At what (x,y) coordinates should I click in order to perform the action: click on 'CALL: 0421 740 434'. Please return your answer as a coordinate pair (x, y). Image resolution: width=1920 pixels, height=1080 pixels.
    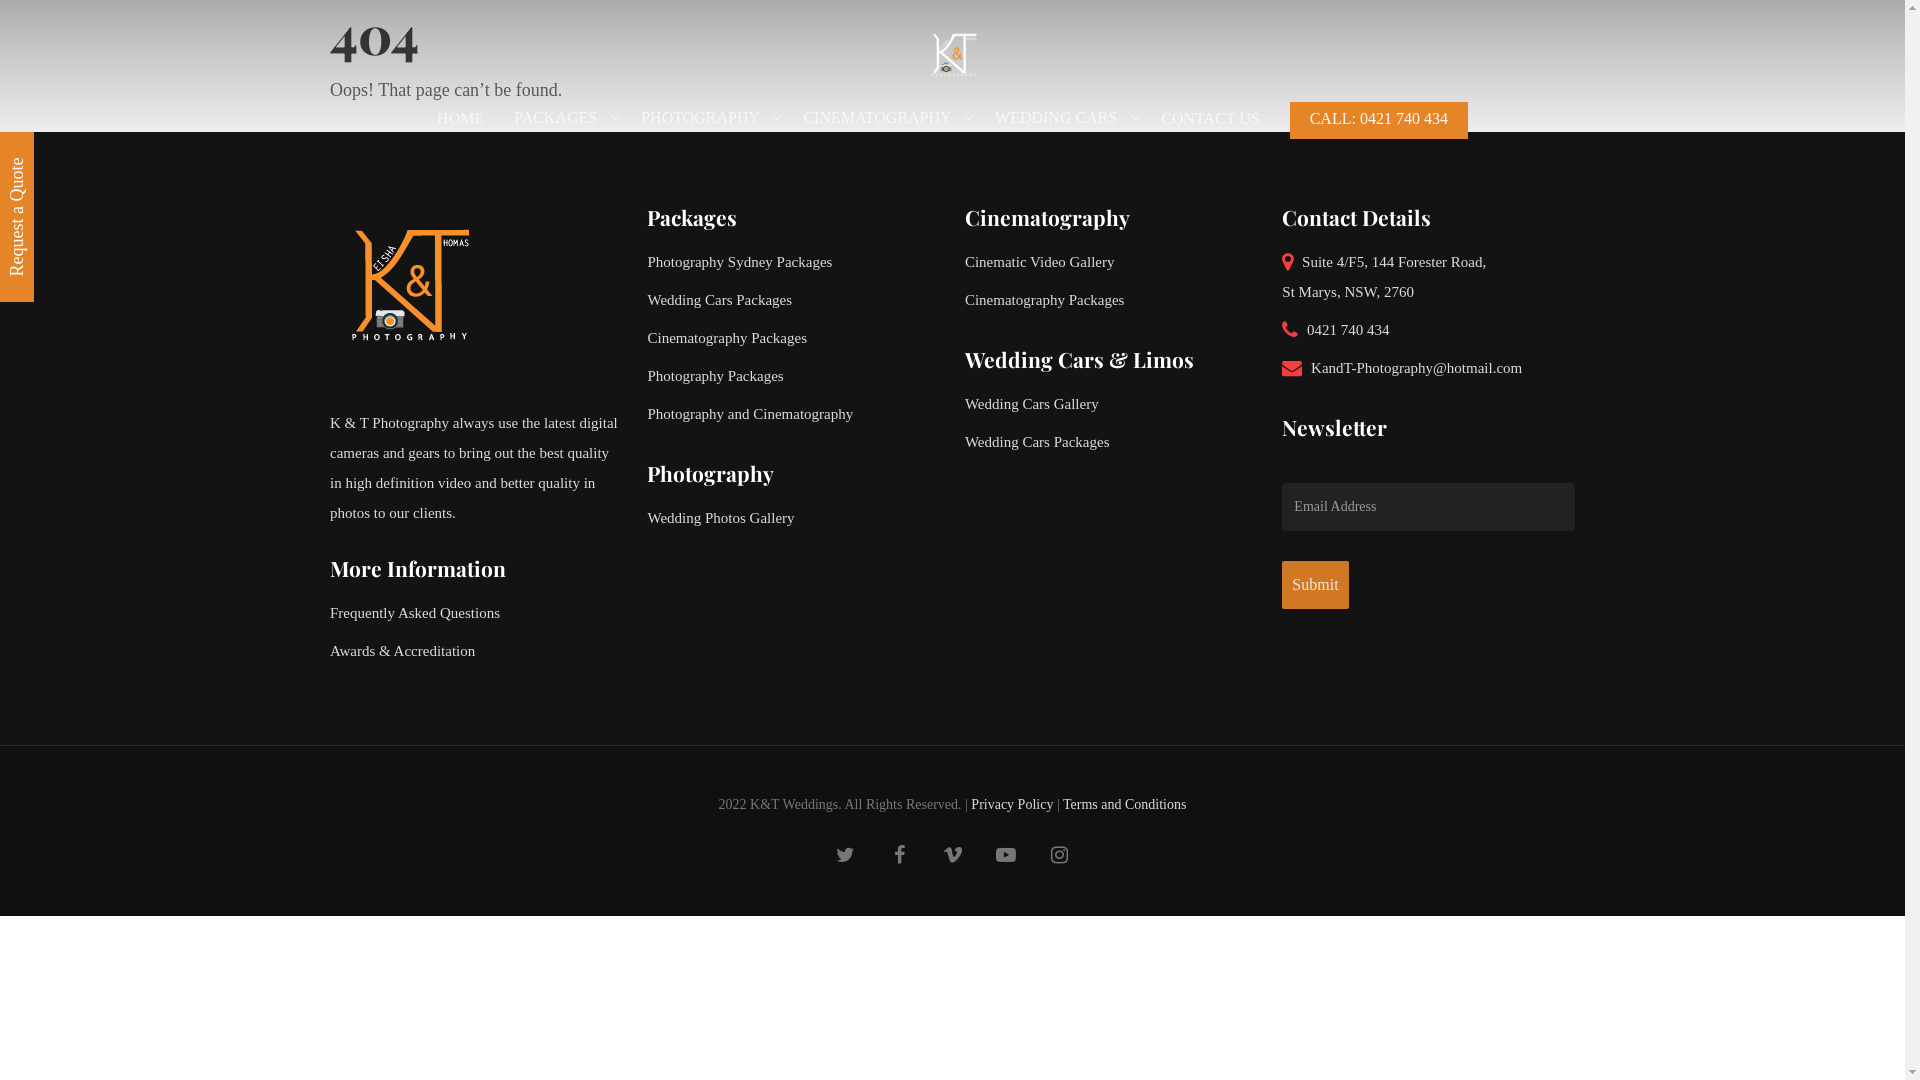
    Looking at the image, I should click on (1290, 128).